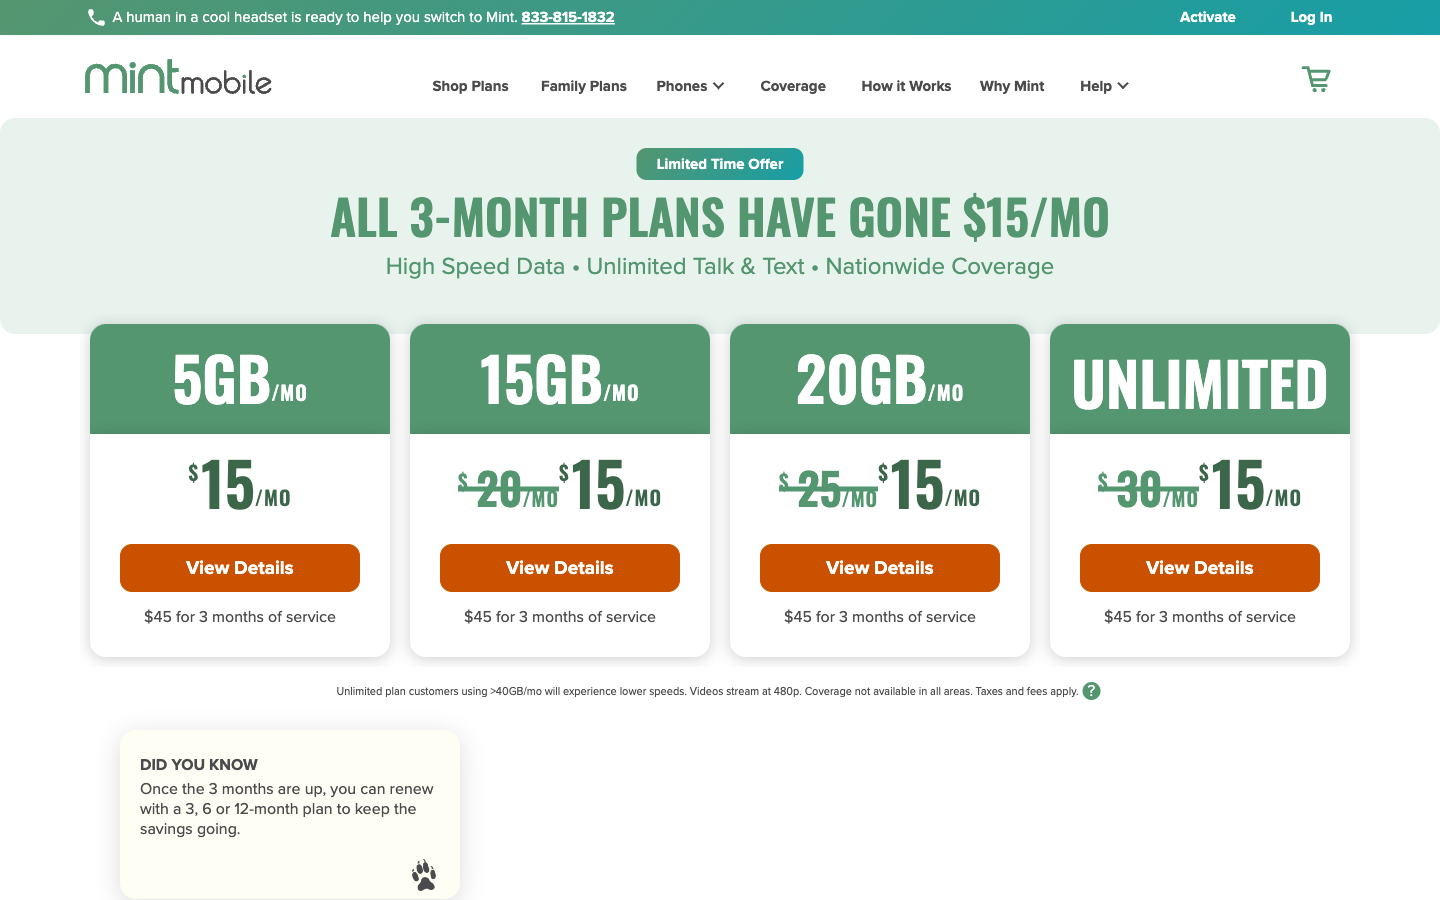 The width and height of the screenshot is (1440, 900). Describe the element at coordinates (878, 567) in the screenshot. I see `additional details about the 20GB Plan` at that location.